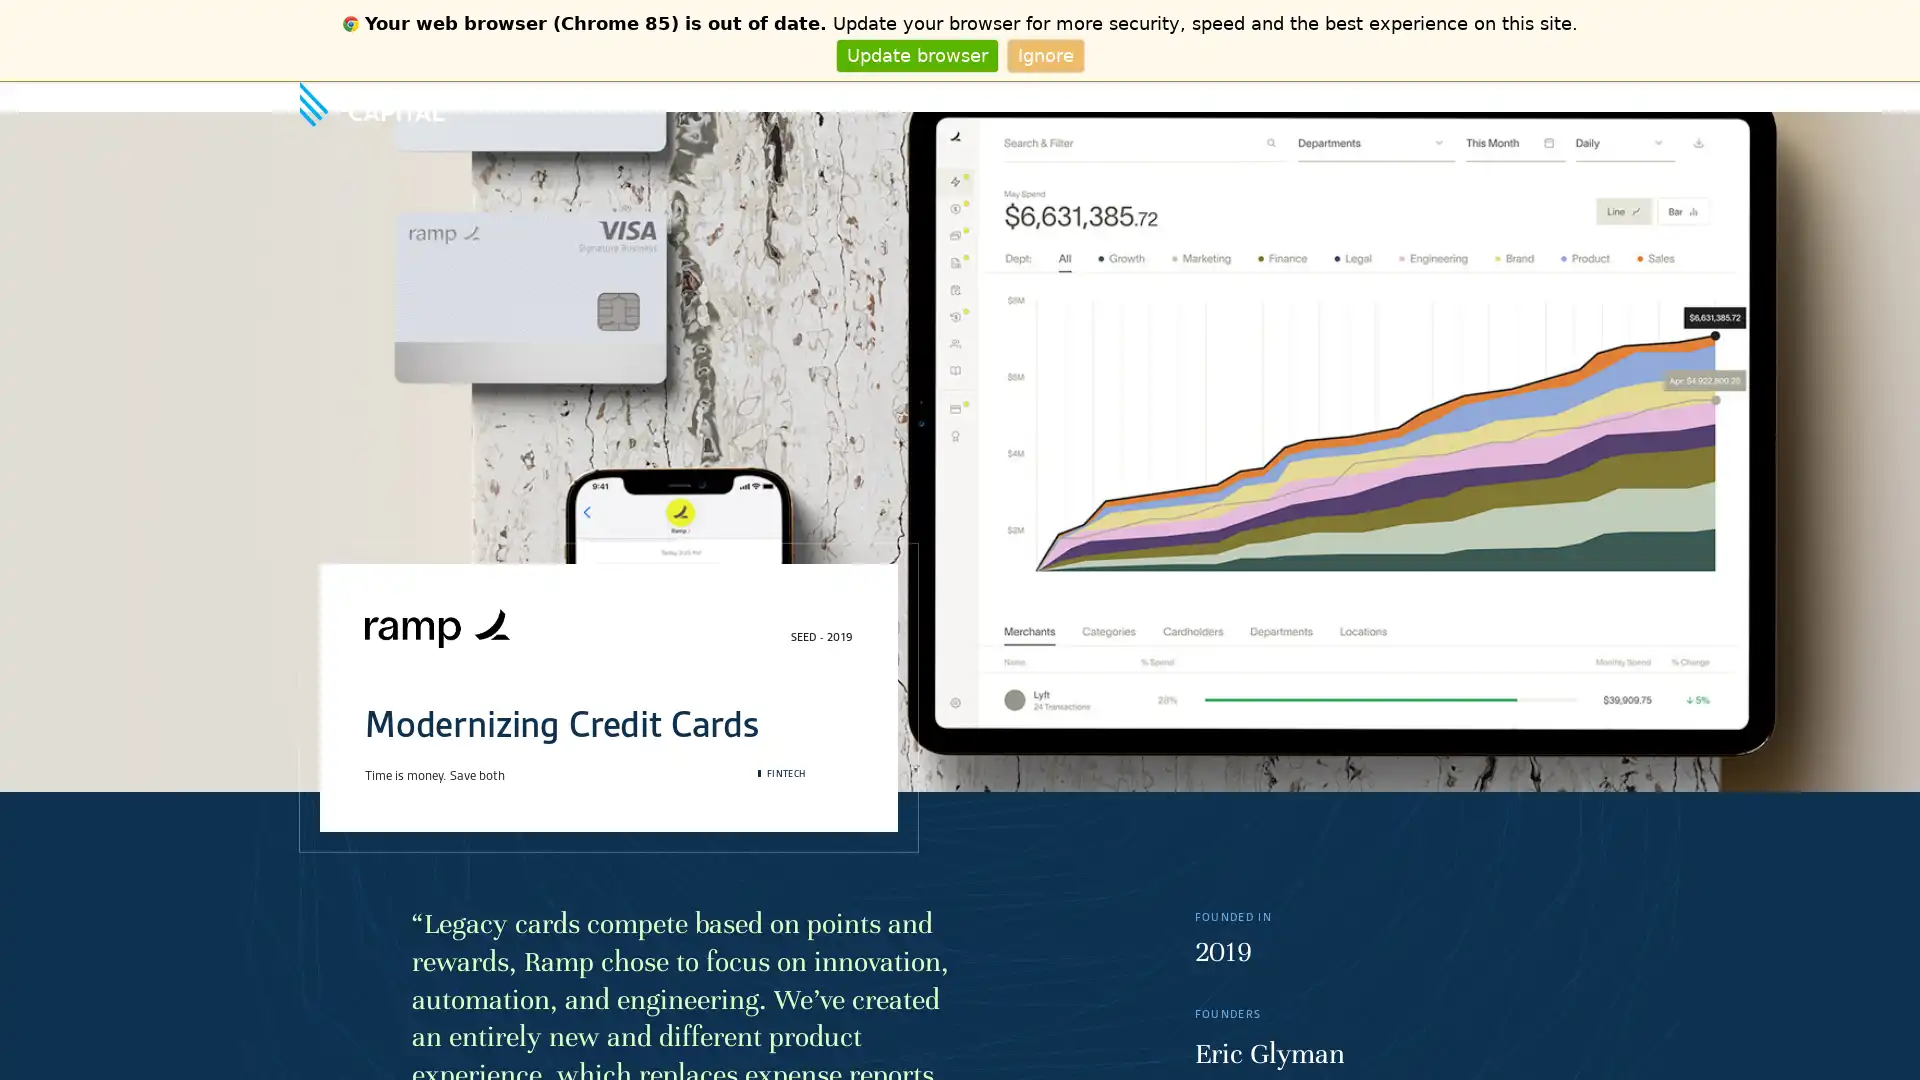  I want to click on MENU, so click(1603, 96).